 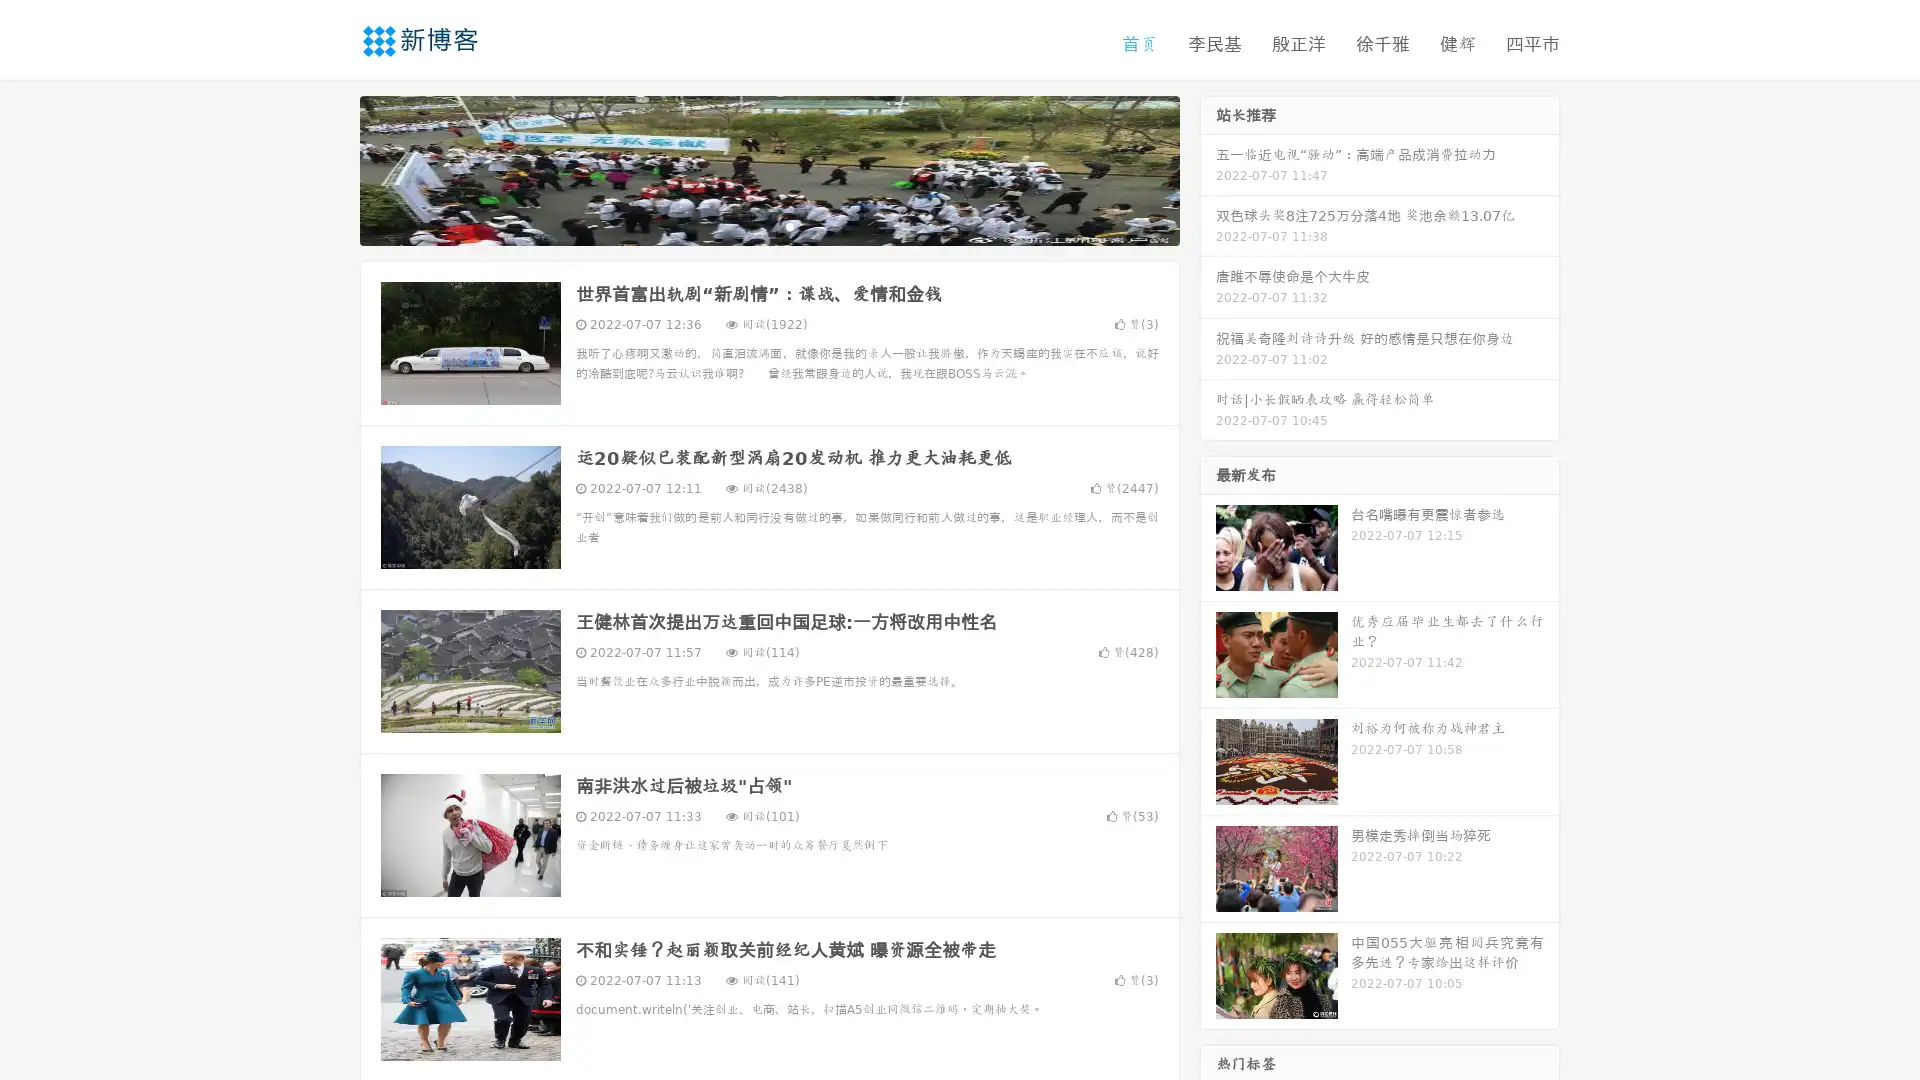 What do you see at coordinates (768, 225) in the screenshot?
I see `Go to slide 2` at bounding box center [768, 225].